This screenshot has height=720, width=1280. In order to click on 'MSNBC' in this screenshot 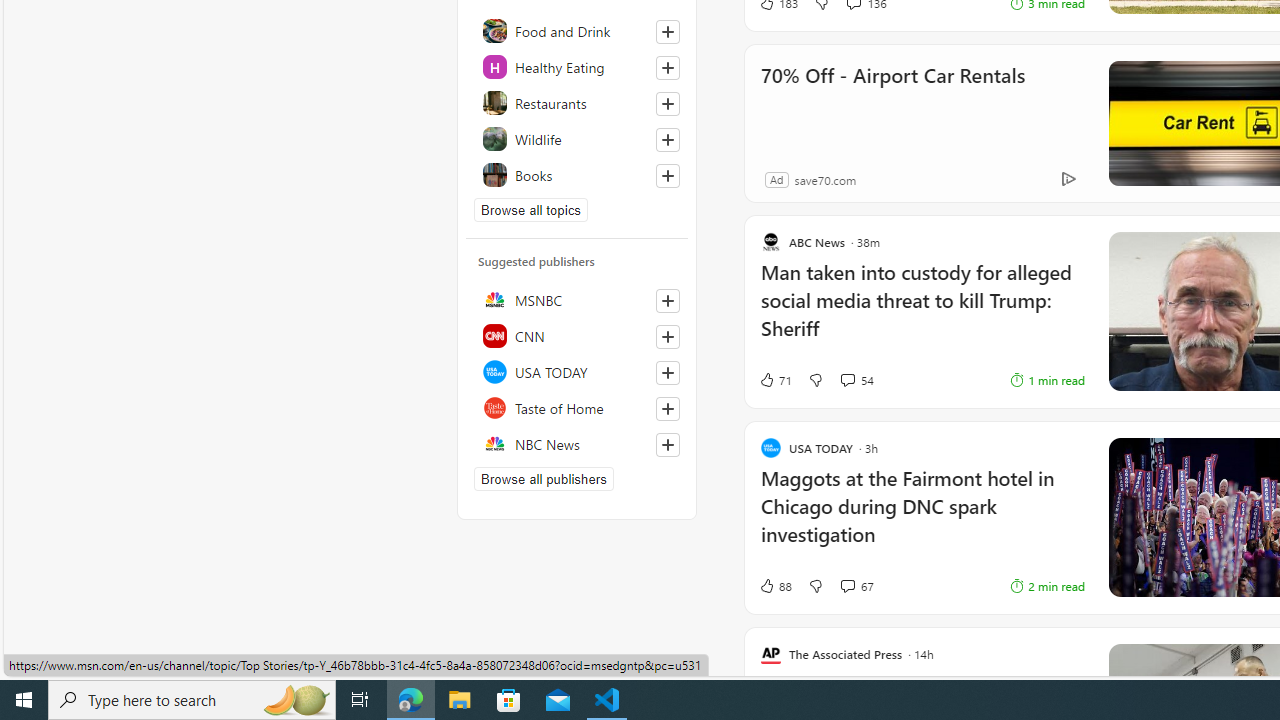, I will do `click(576, 299)`.